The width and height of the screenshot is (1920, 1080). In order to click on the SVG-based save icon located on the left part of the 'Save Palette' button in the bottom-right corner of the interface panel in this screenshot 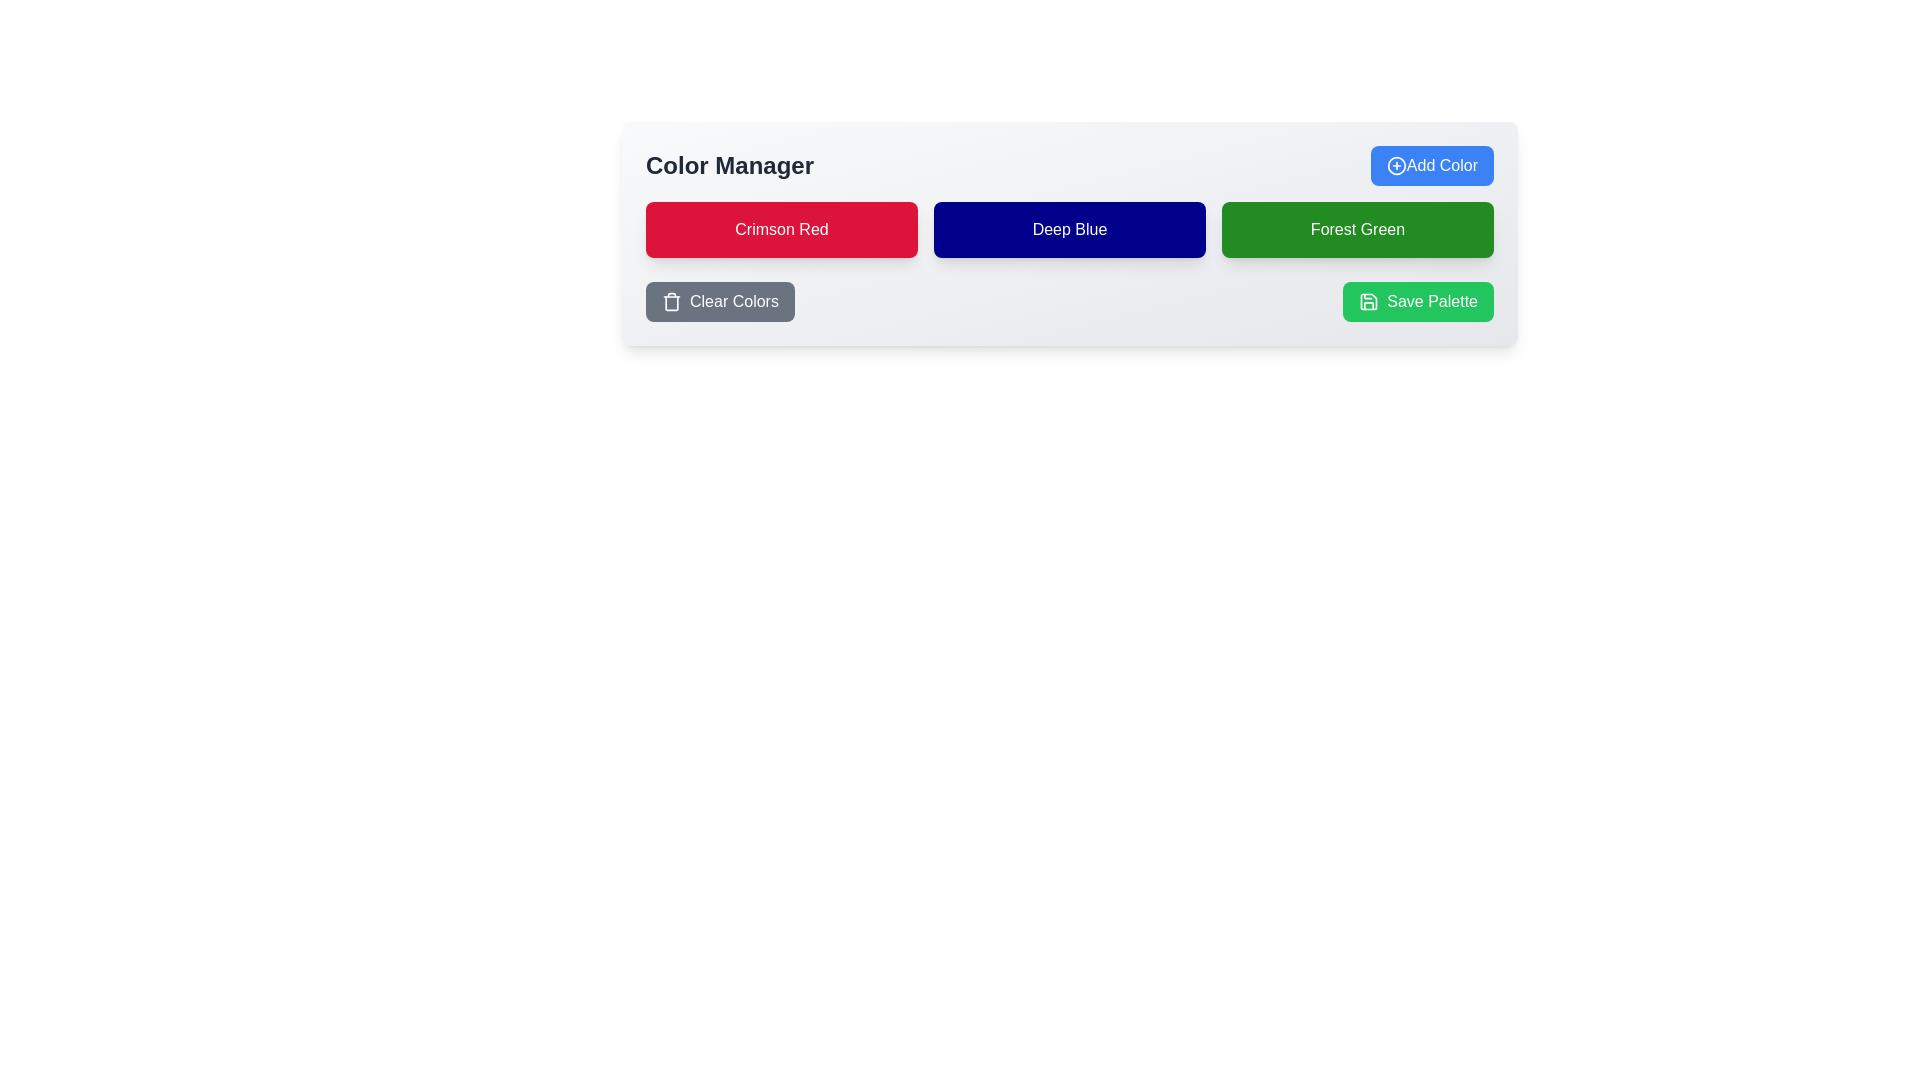, I will do `click(1368, 301)`.